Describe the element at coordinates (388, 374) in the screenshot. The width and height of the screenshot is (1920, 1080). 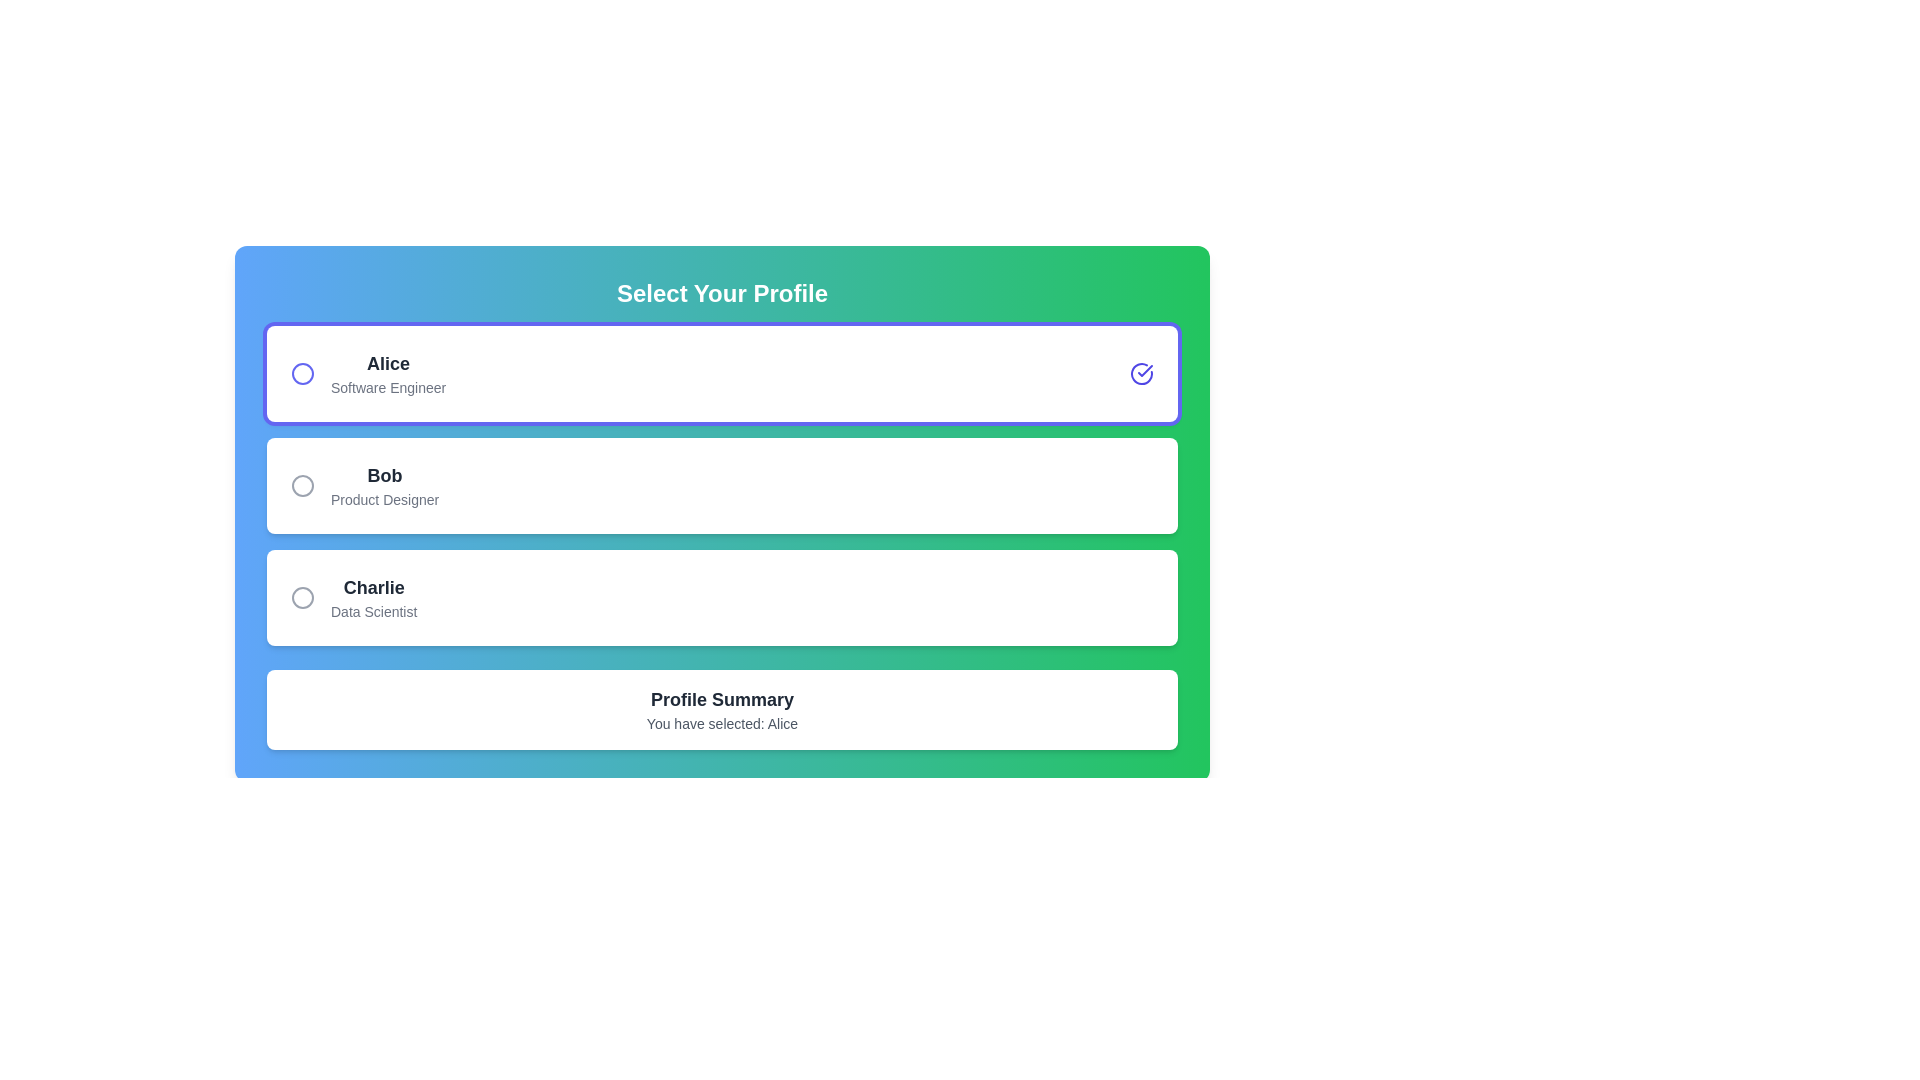
I see `the text element displaying 'Alice' and 'Software Engineer'` at that location.